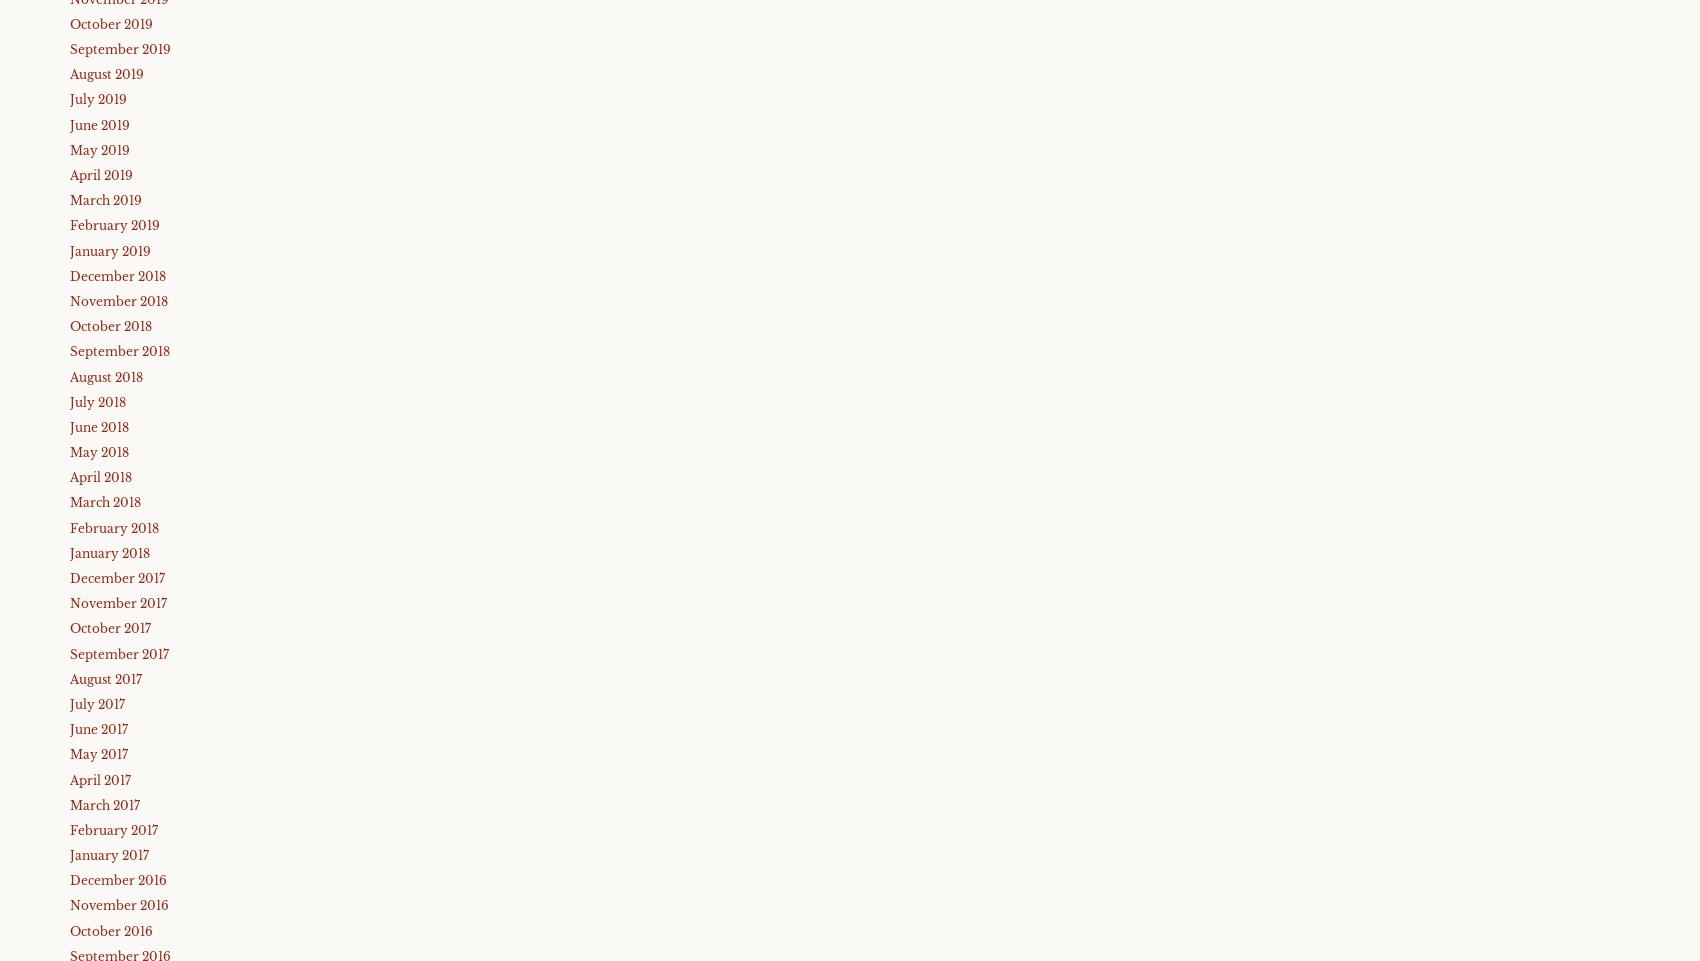  I want to click on 'January 2018', so click(108, 551).